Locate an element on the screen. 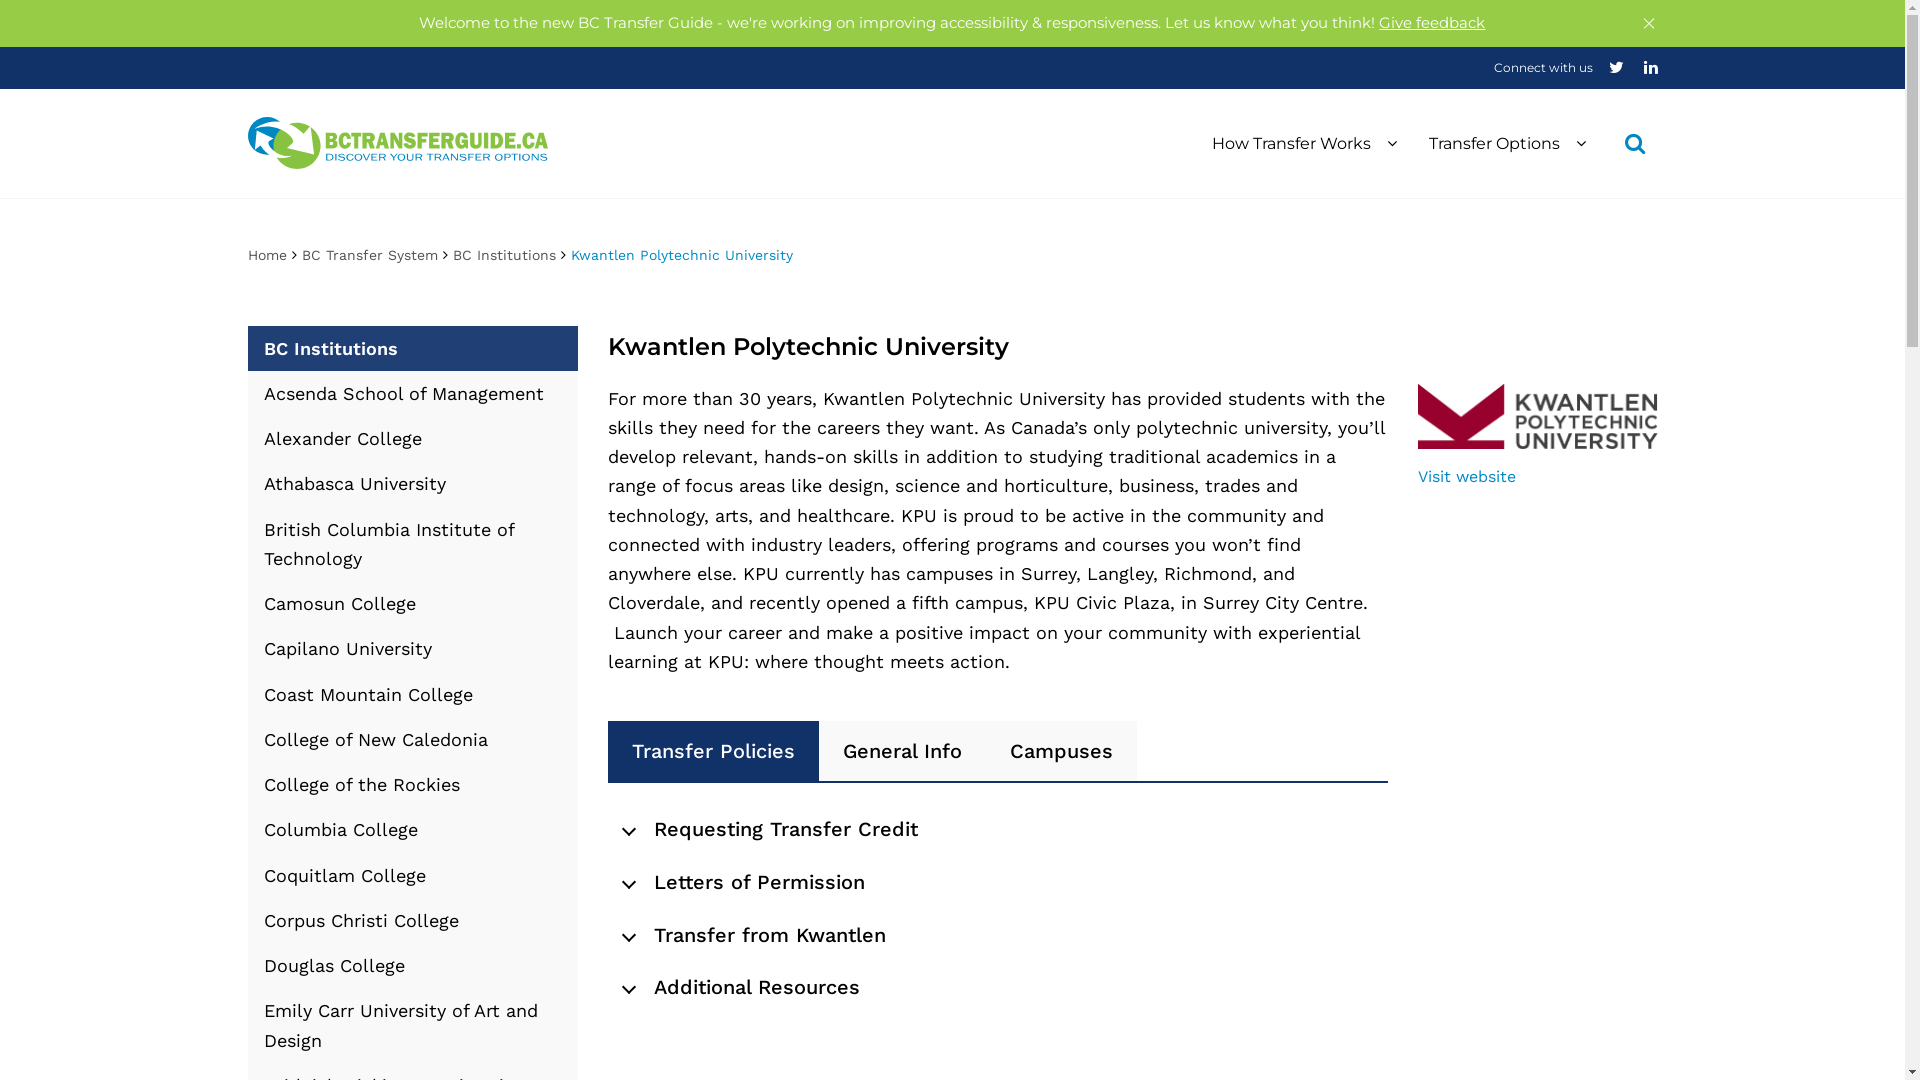 Image resolution: width=1920 pixels, height=1080 pixels. 'Campuses' is located at coordinates (1060, 751).